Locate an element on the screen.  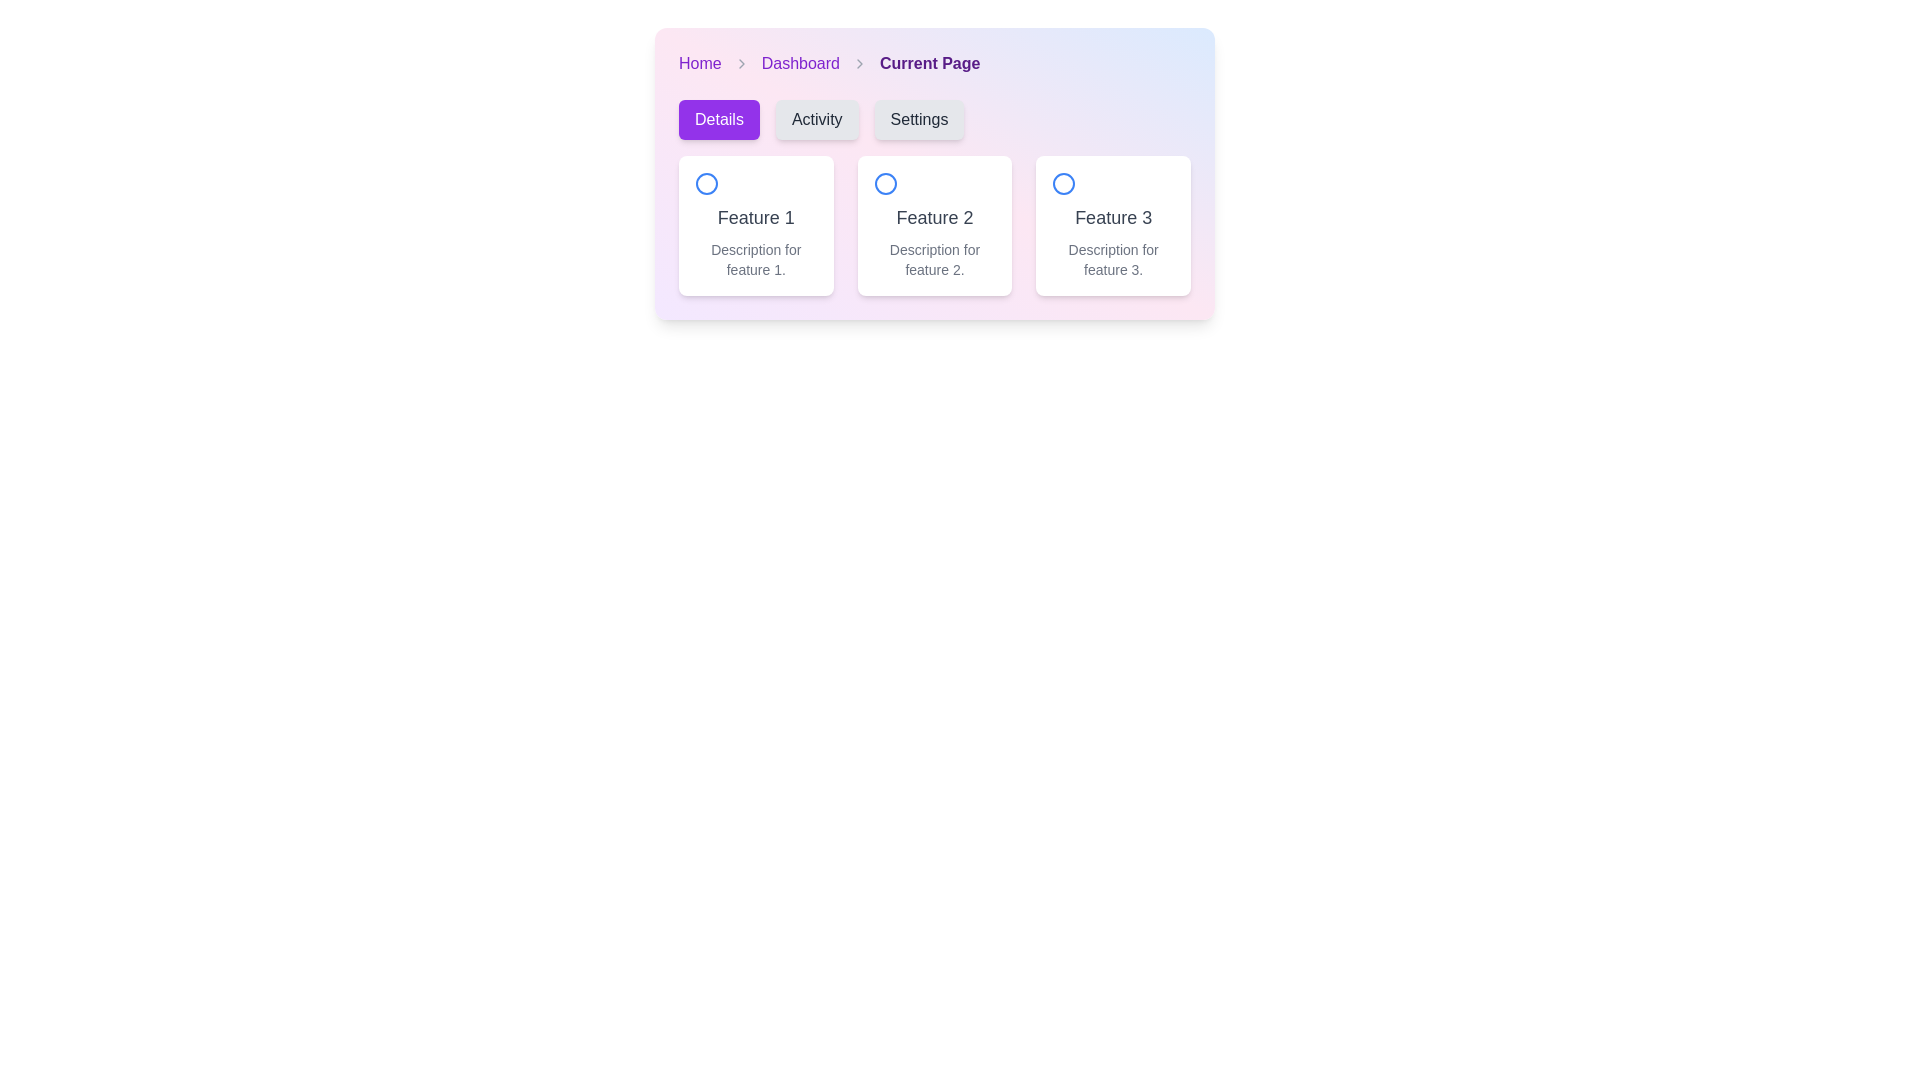
the 'Dashboard' hyperlink in the breadcrumb navigation bar is located at coordinates (800, 63).